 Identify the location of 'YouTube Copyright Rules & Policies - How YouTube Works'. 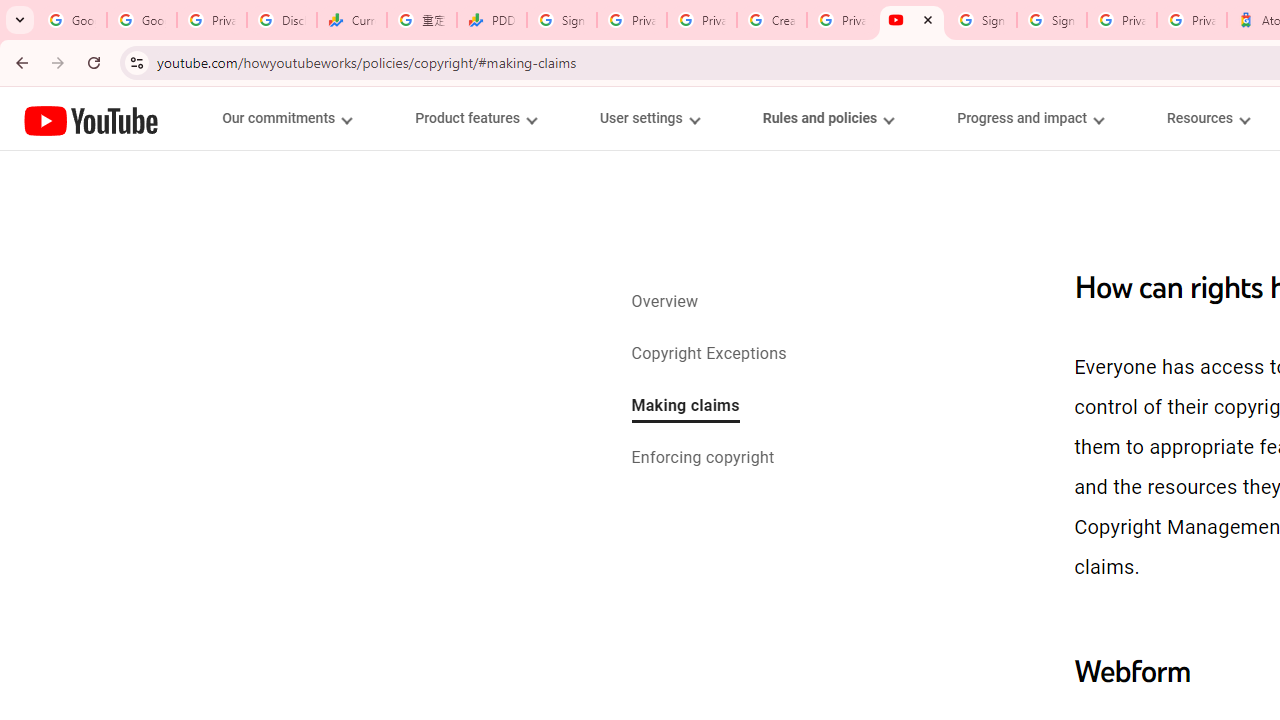
(911, 20).